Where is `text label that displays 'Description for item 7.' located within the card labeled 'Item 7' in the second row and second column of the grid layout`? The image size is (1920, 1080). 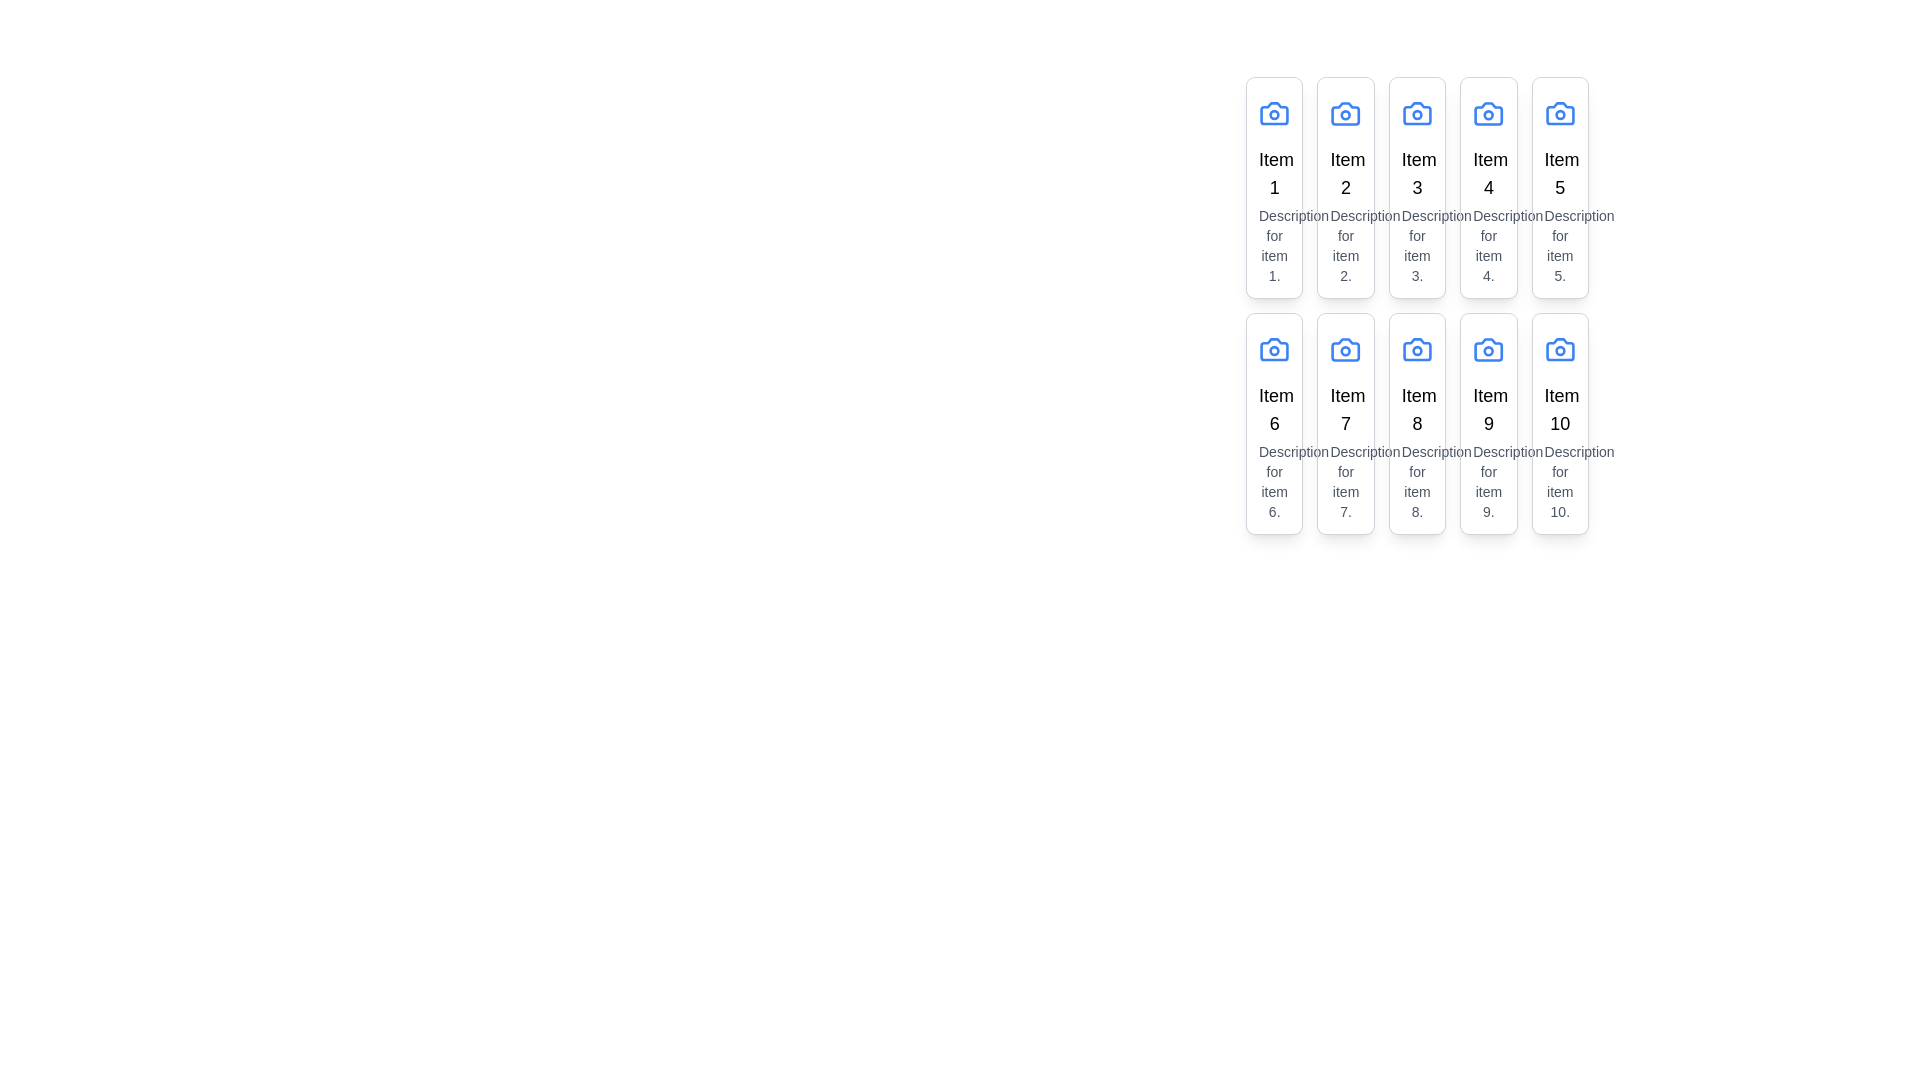
text label that displays 'Description for item 7.' located within the card labeled 'Item 7' in the second row and second column of the grid layout is located at coordinates (1346, 482).